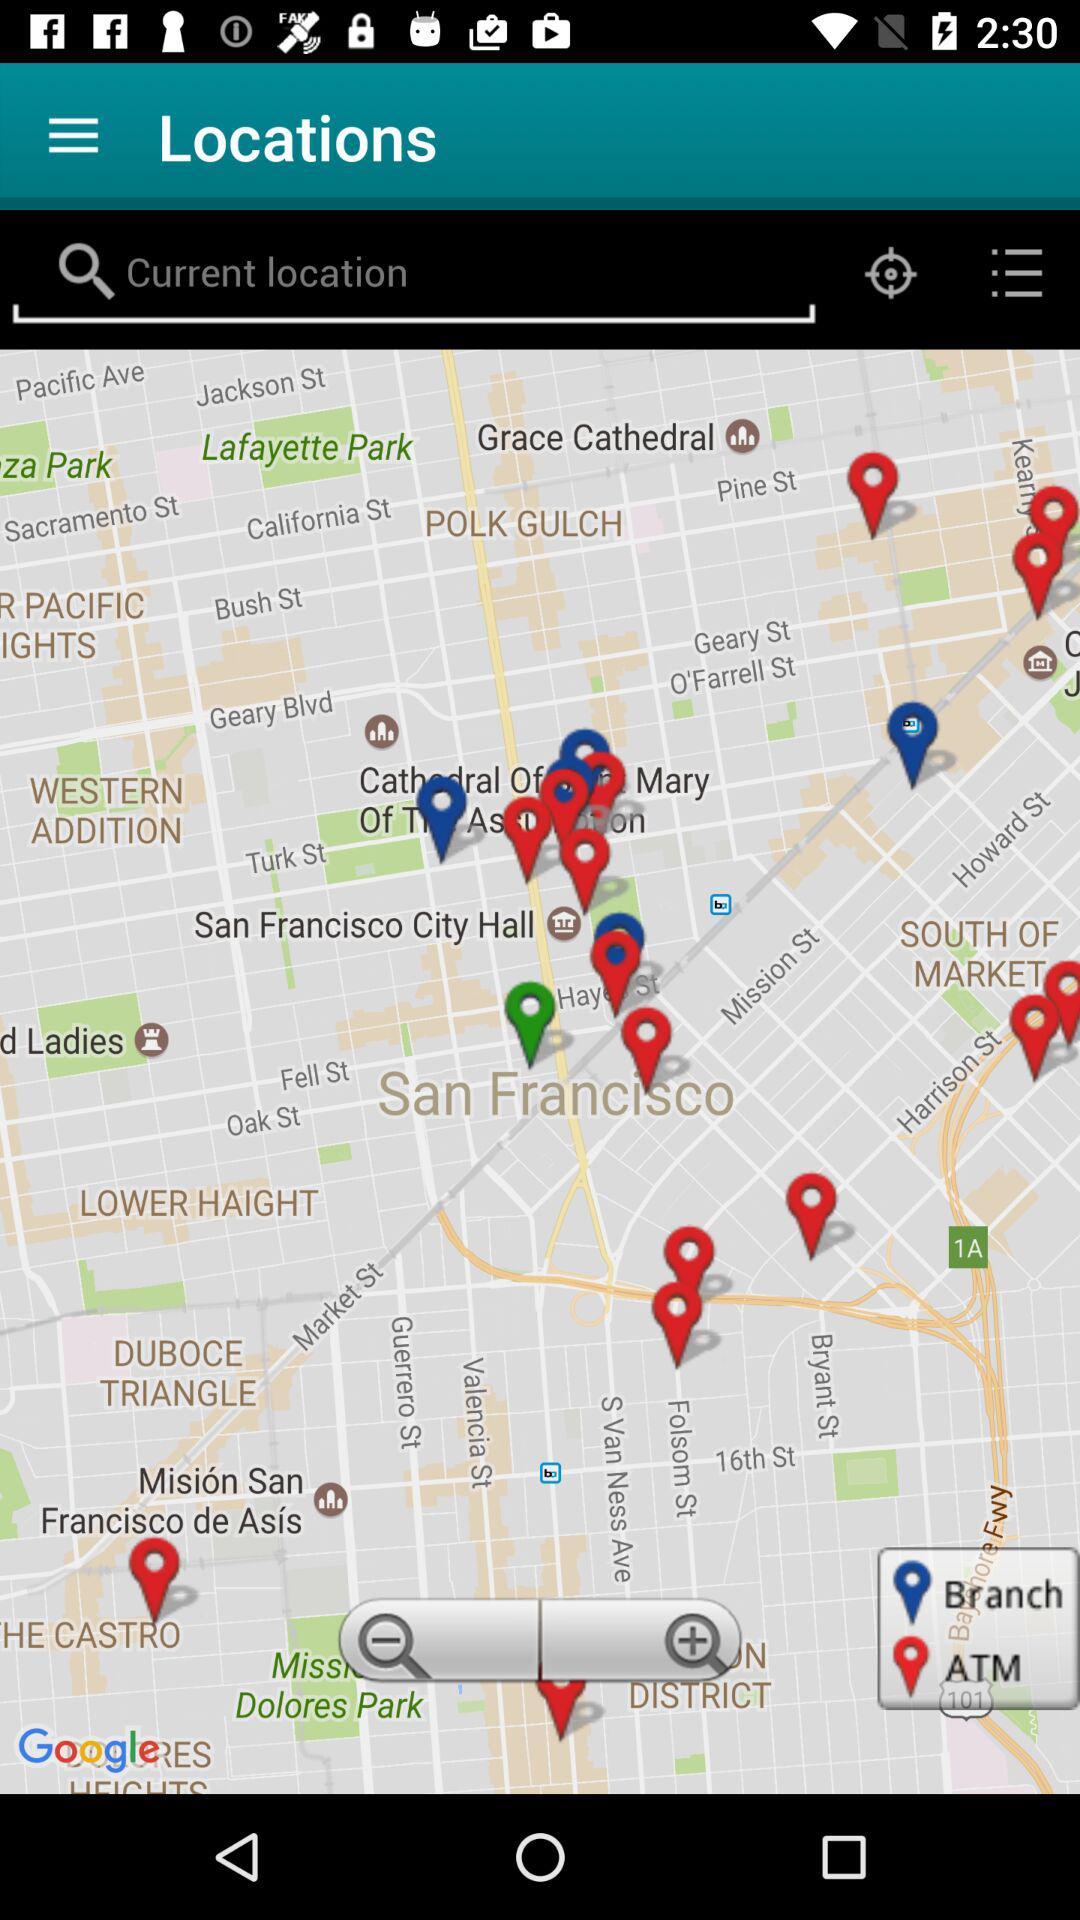 The image size is (1080, 1920). Describe the element at coordinates (434, 1646) in the screenshot. I see `zoom out option` at that location.